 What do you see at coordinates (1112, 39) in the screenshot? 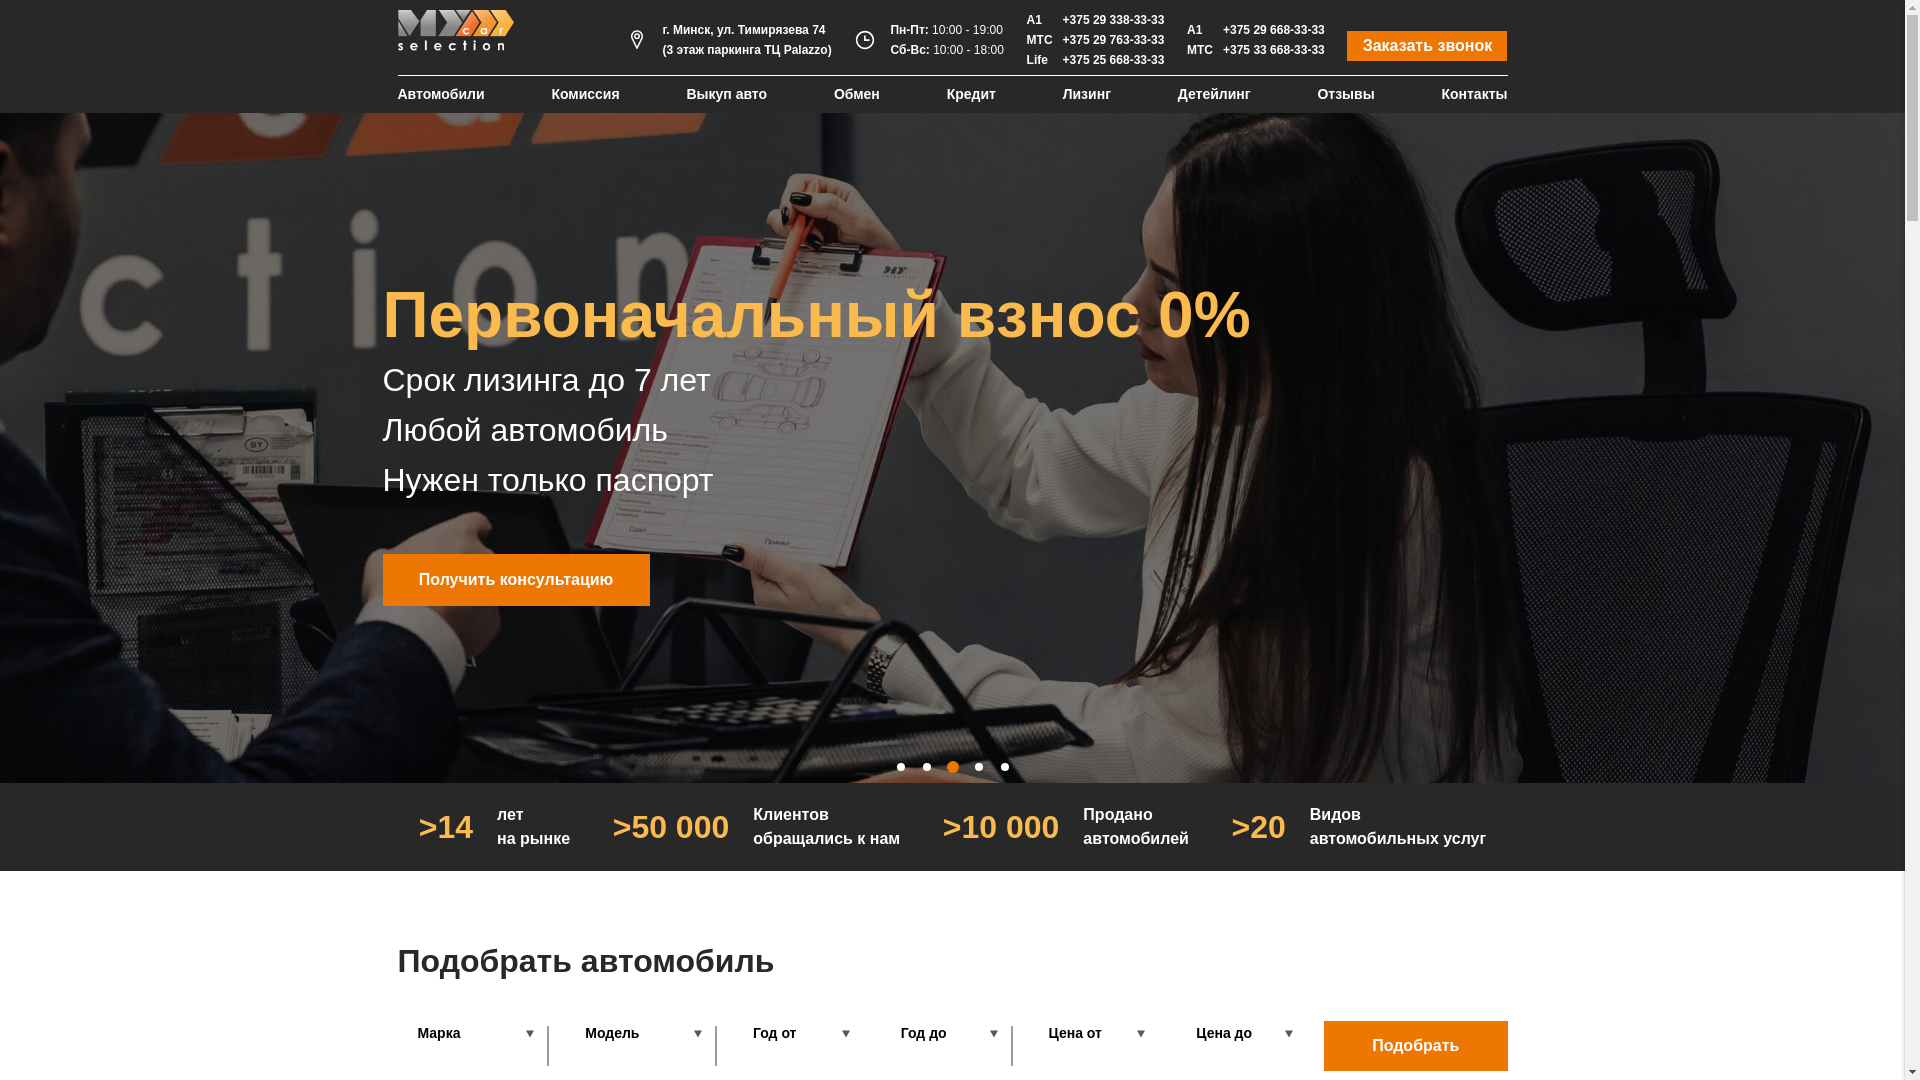
I see `'+375 29 763-33-33'` at bounding box center [1112, 39].